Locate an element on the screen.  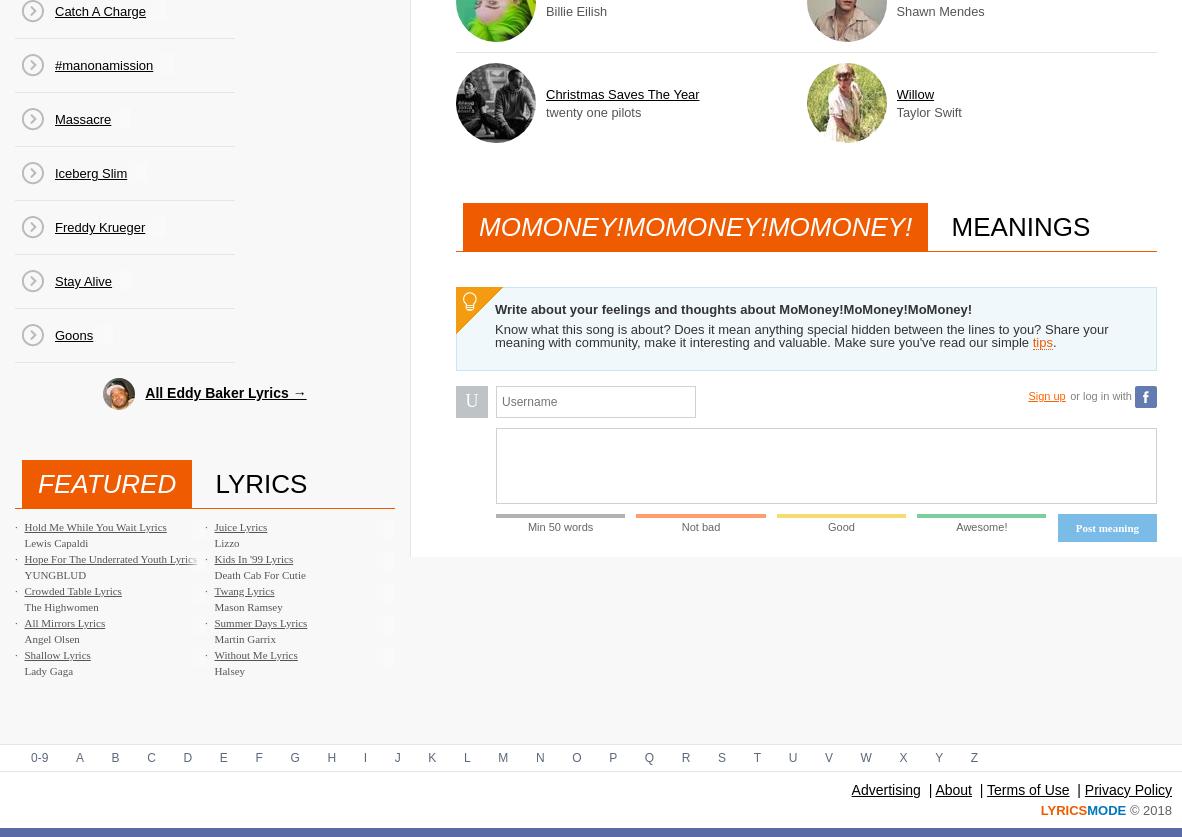
'Terms of Use' is located at coordinates (1026, 788).